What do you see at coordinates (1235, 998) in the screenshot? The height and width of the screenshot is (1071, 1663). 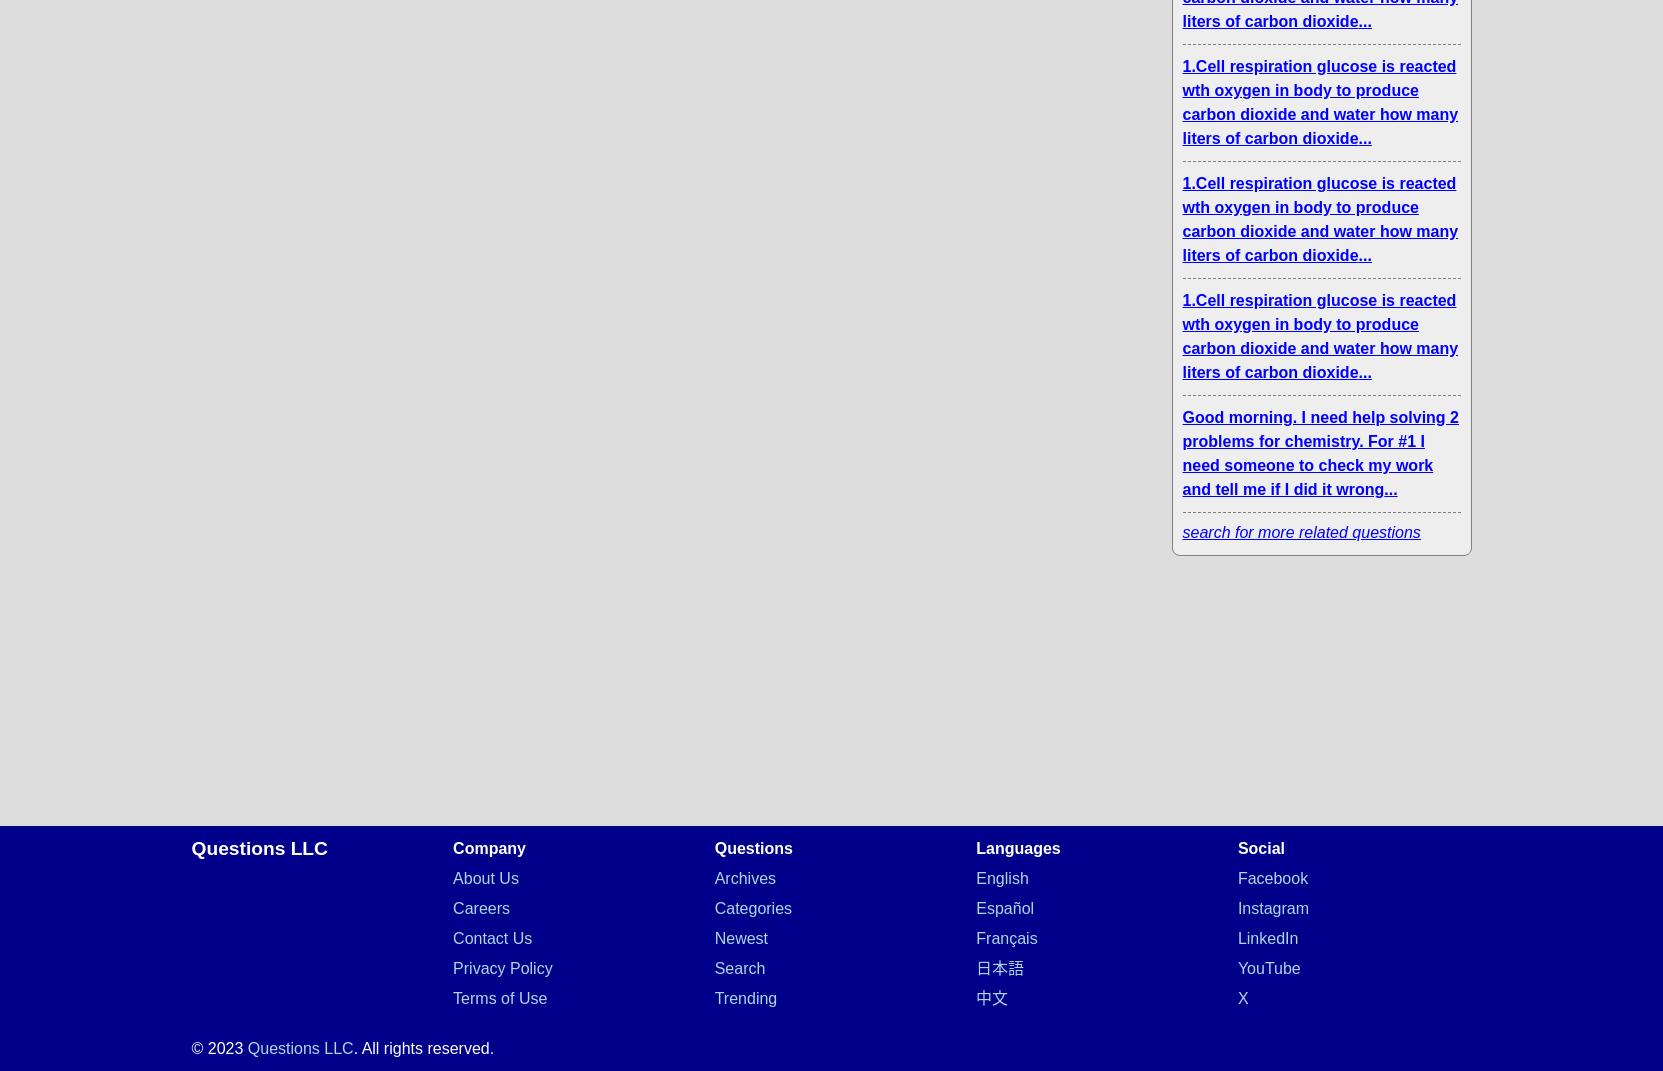 I see `'X'` at bounding box center [1235, 998].